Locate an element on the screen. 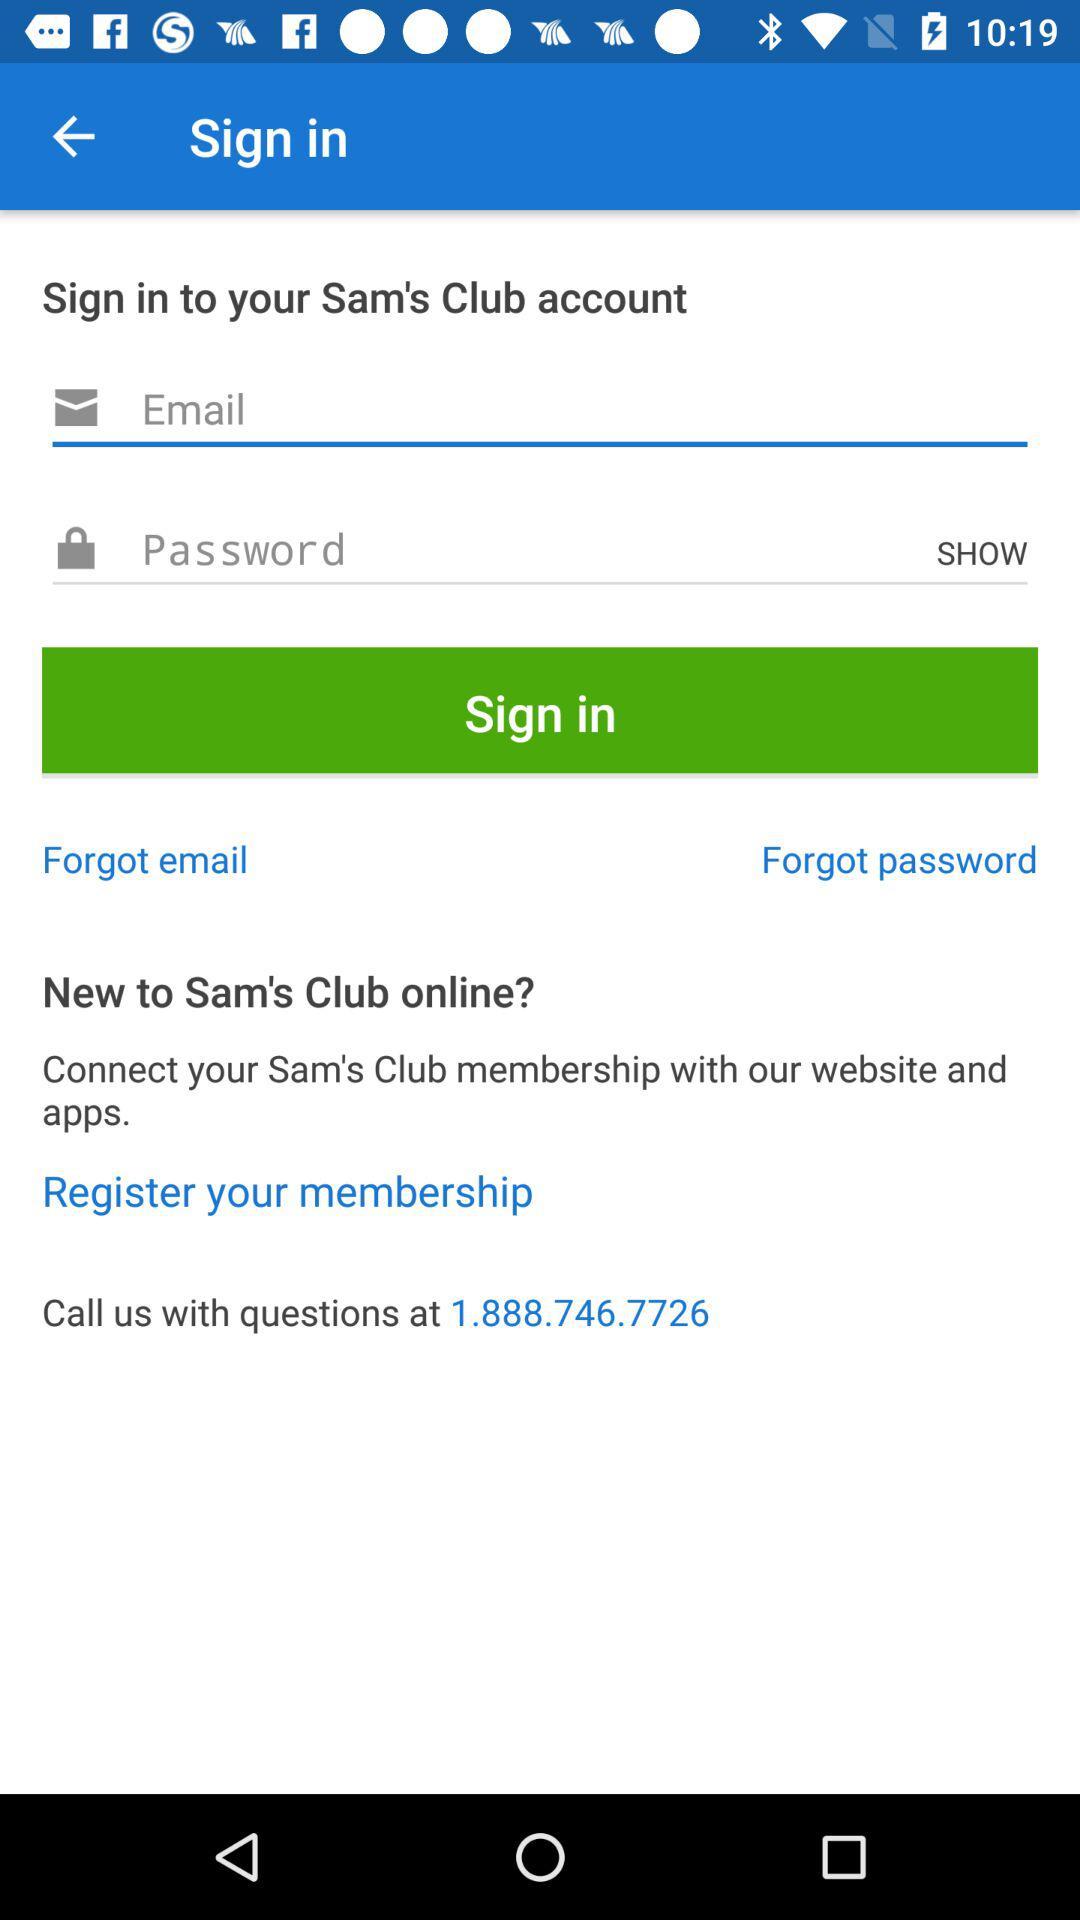  icon below sign in item is located at coordinates (144, 858).